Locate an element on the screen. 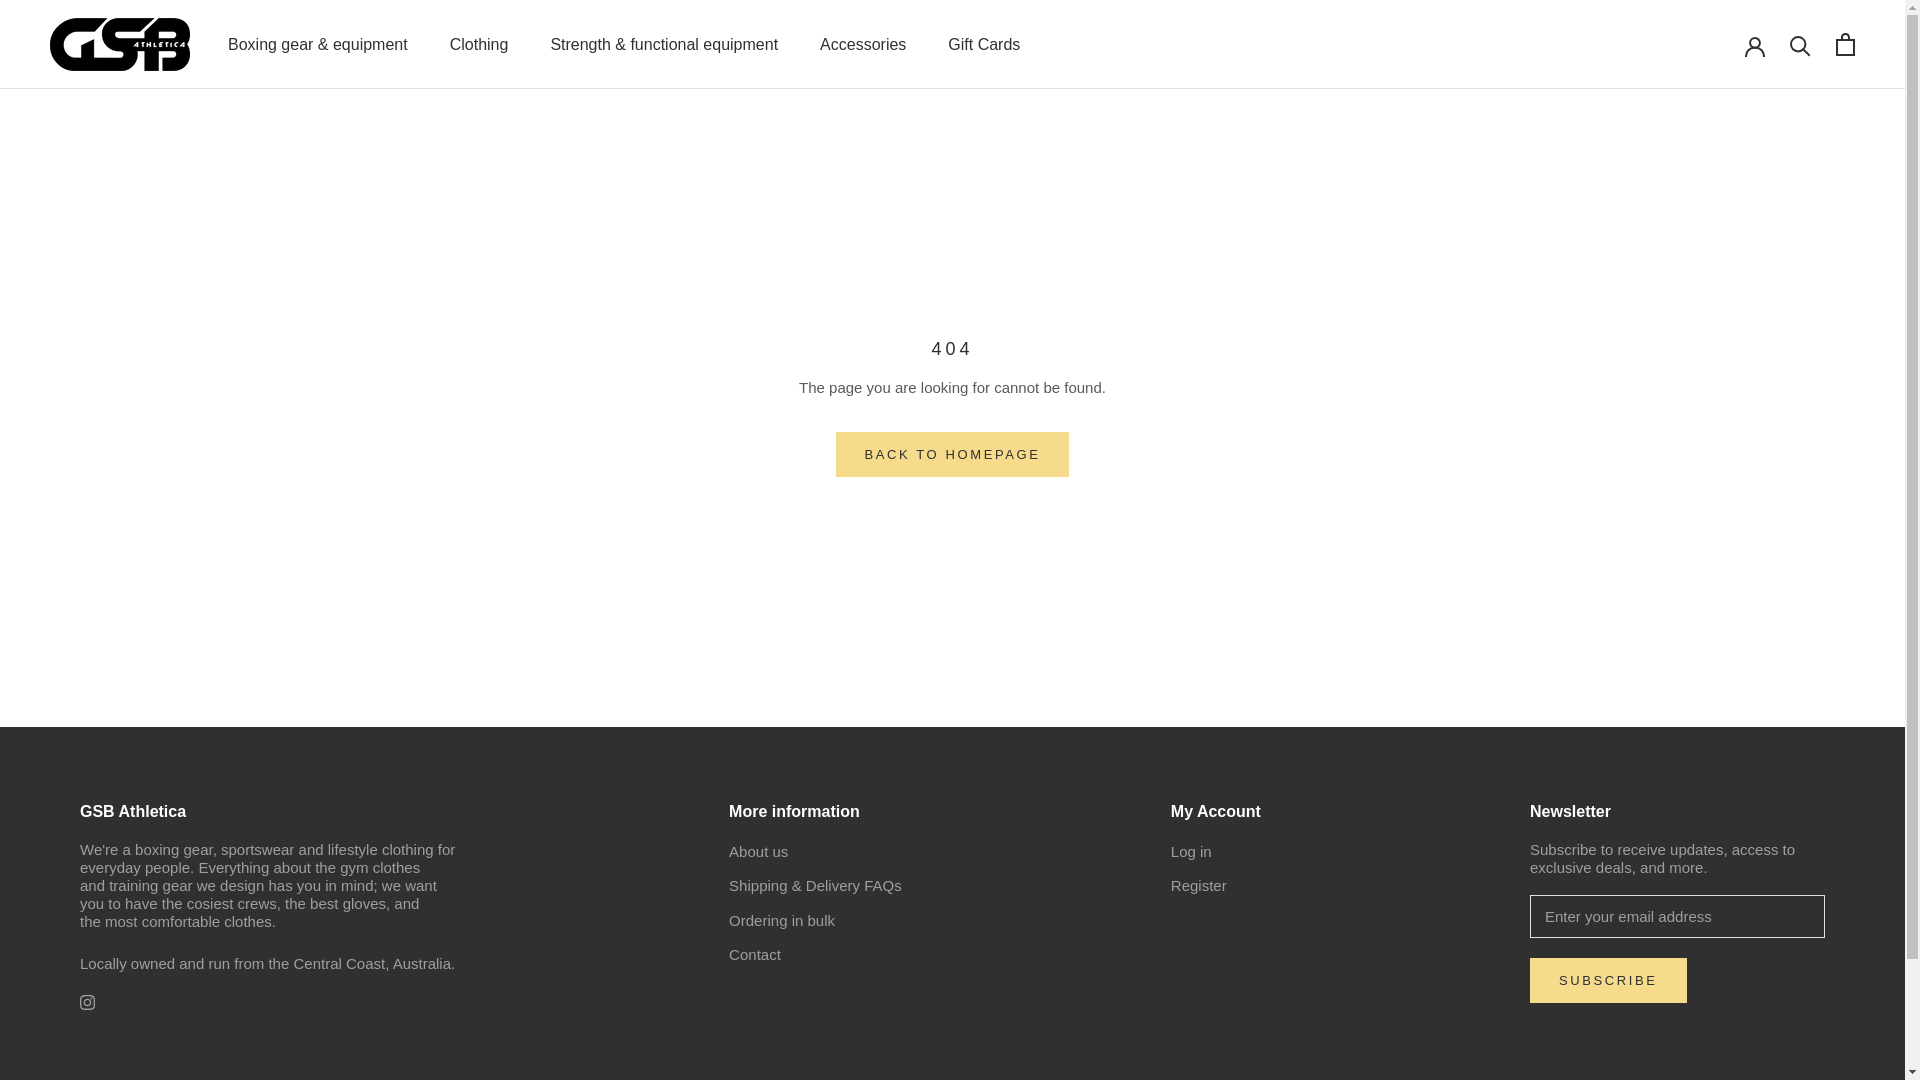 The image size is (1920, 1080). 'Log in' is located at coordinates (1214, 852).